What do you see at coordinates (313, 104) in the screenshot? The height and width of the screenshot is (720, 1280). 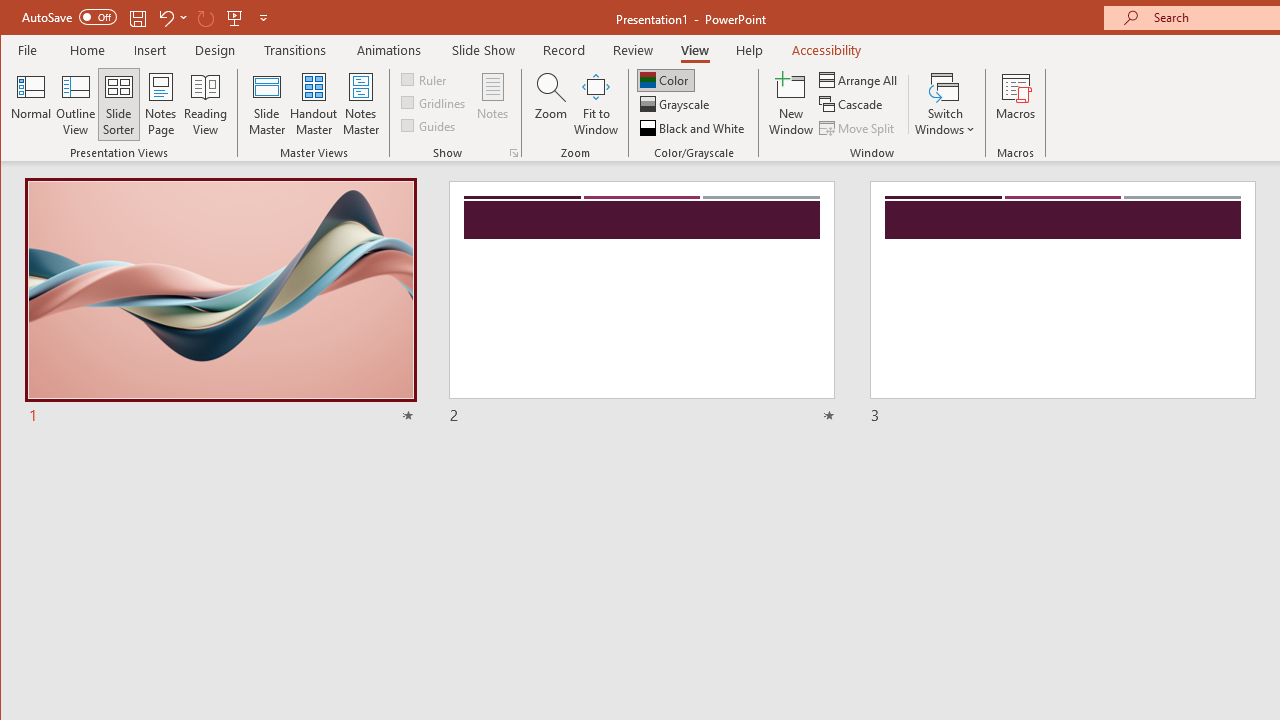 I see `'Handout Master'` at bounding box center [313, 104].